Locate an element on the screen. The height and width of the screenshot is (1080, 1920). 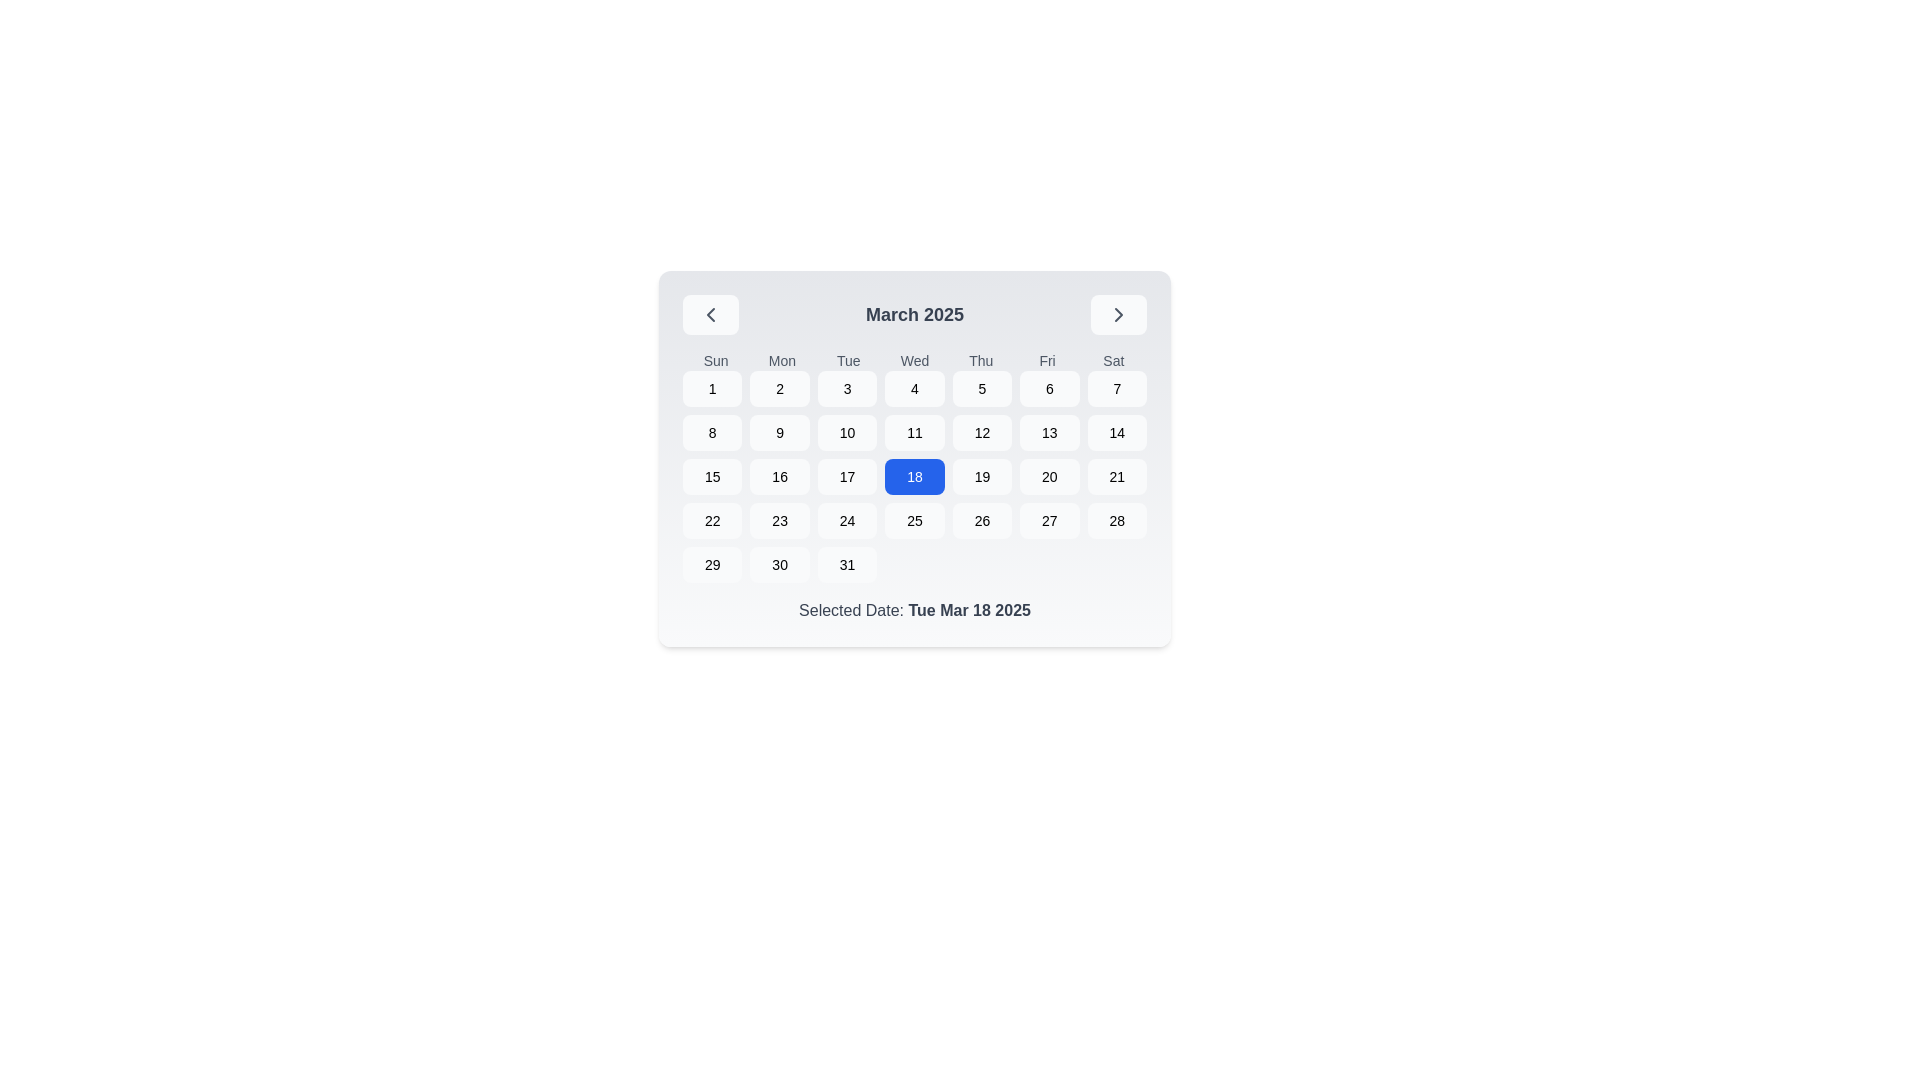
the text that displays the currently selected date, which is located at the right end of the text 'Selected Date:' is located at coordinates (969, 609).